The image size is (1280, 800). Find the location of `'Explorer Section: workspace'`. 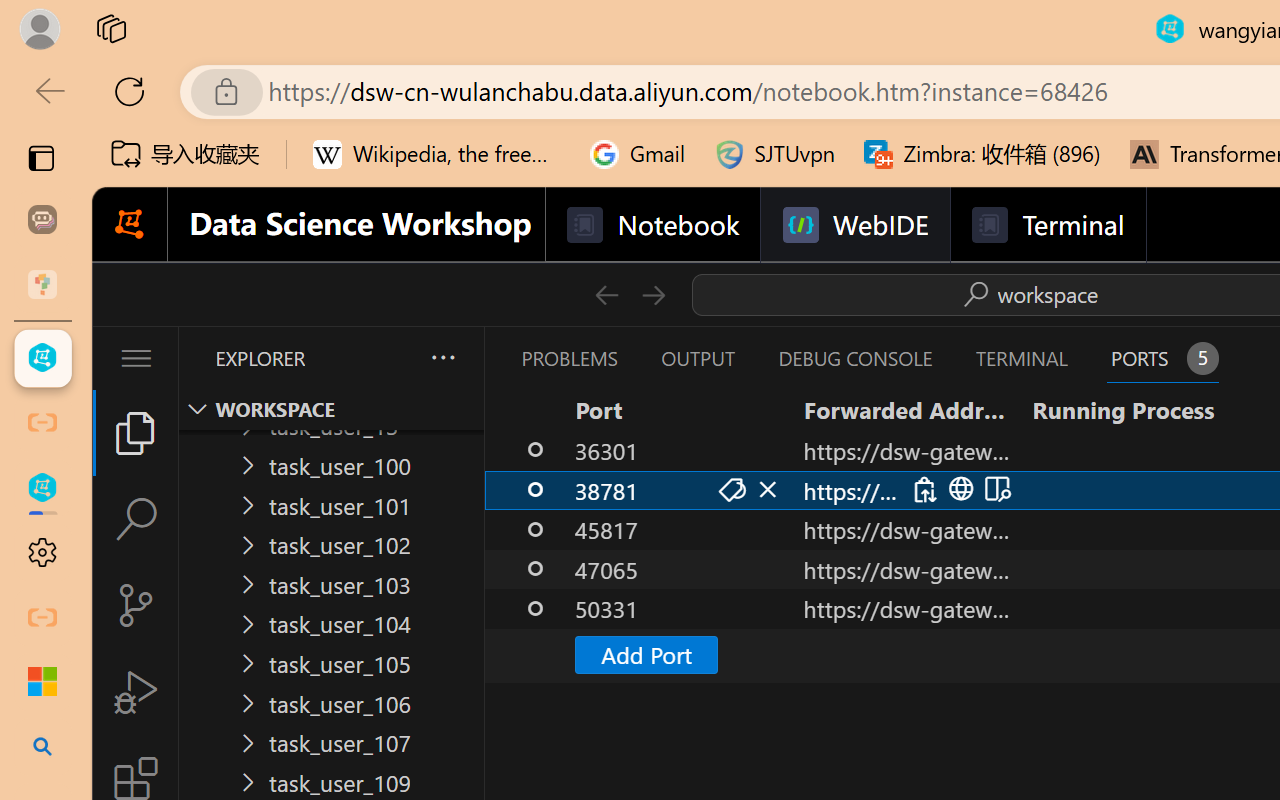

'Explorer Section: workspace' is located at coordinates (331, 409).